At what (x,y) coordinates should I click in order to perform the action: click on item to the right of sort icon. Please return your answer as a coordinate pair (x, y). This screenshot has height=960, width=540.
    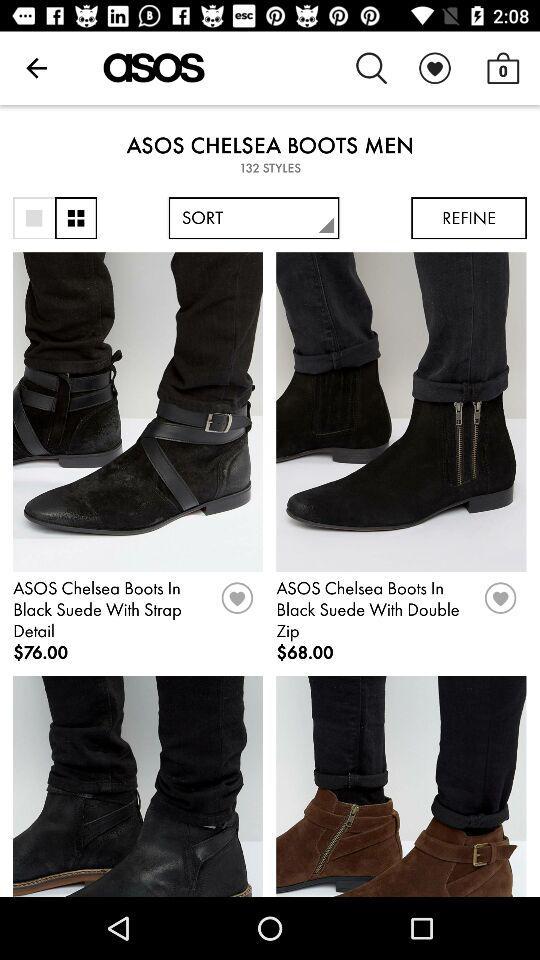
    Looking at the image, I should click on (469, 218).